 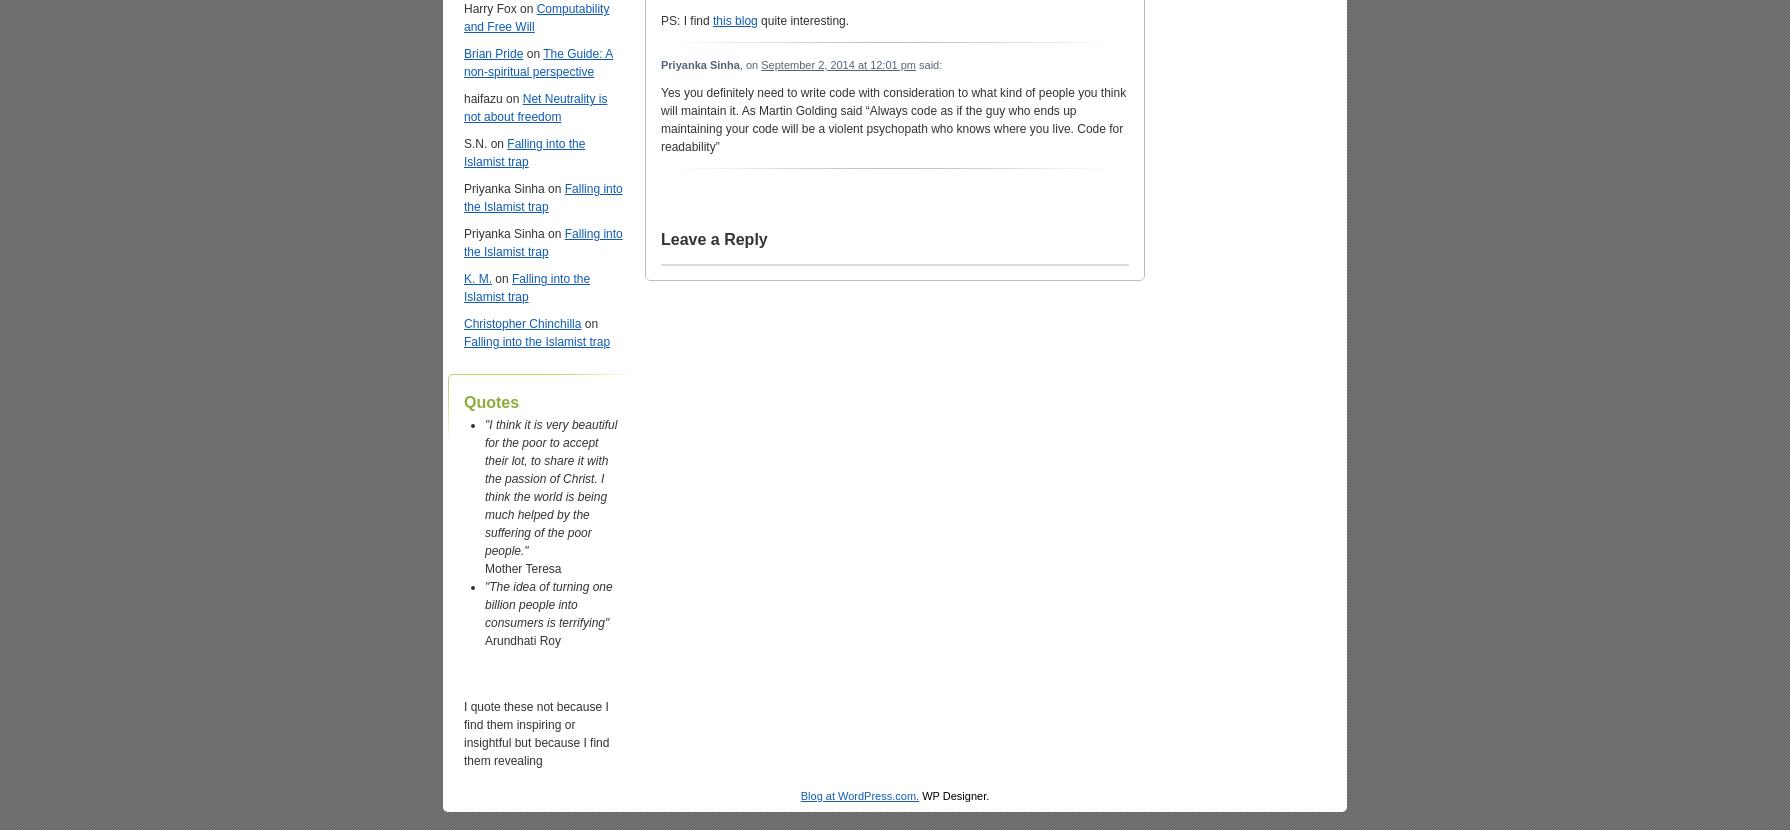 What do you see at coordinates (954, 794) in the screenshot?
I see `'WP Designer.'` at bounding box center [954, 794].